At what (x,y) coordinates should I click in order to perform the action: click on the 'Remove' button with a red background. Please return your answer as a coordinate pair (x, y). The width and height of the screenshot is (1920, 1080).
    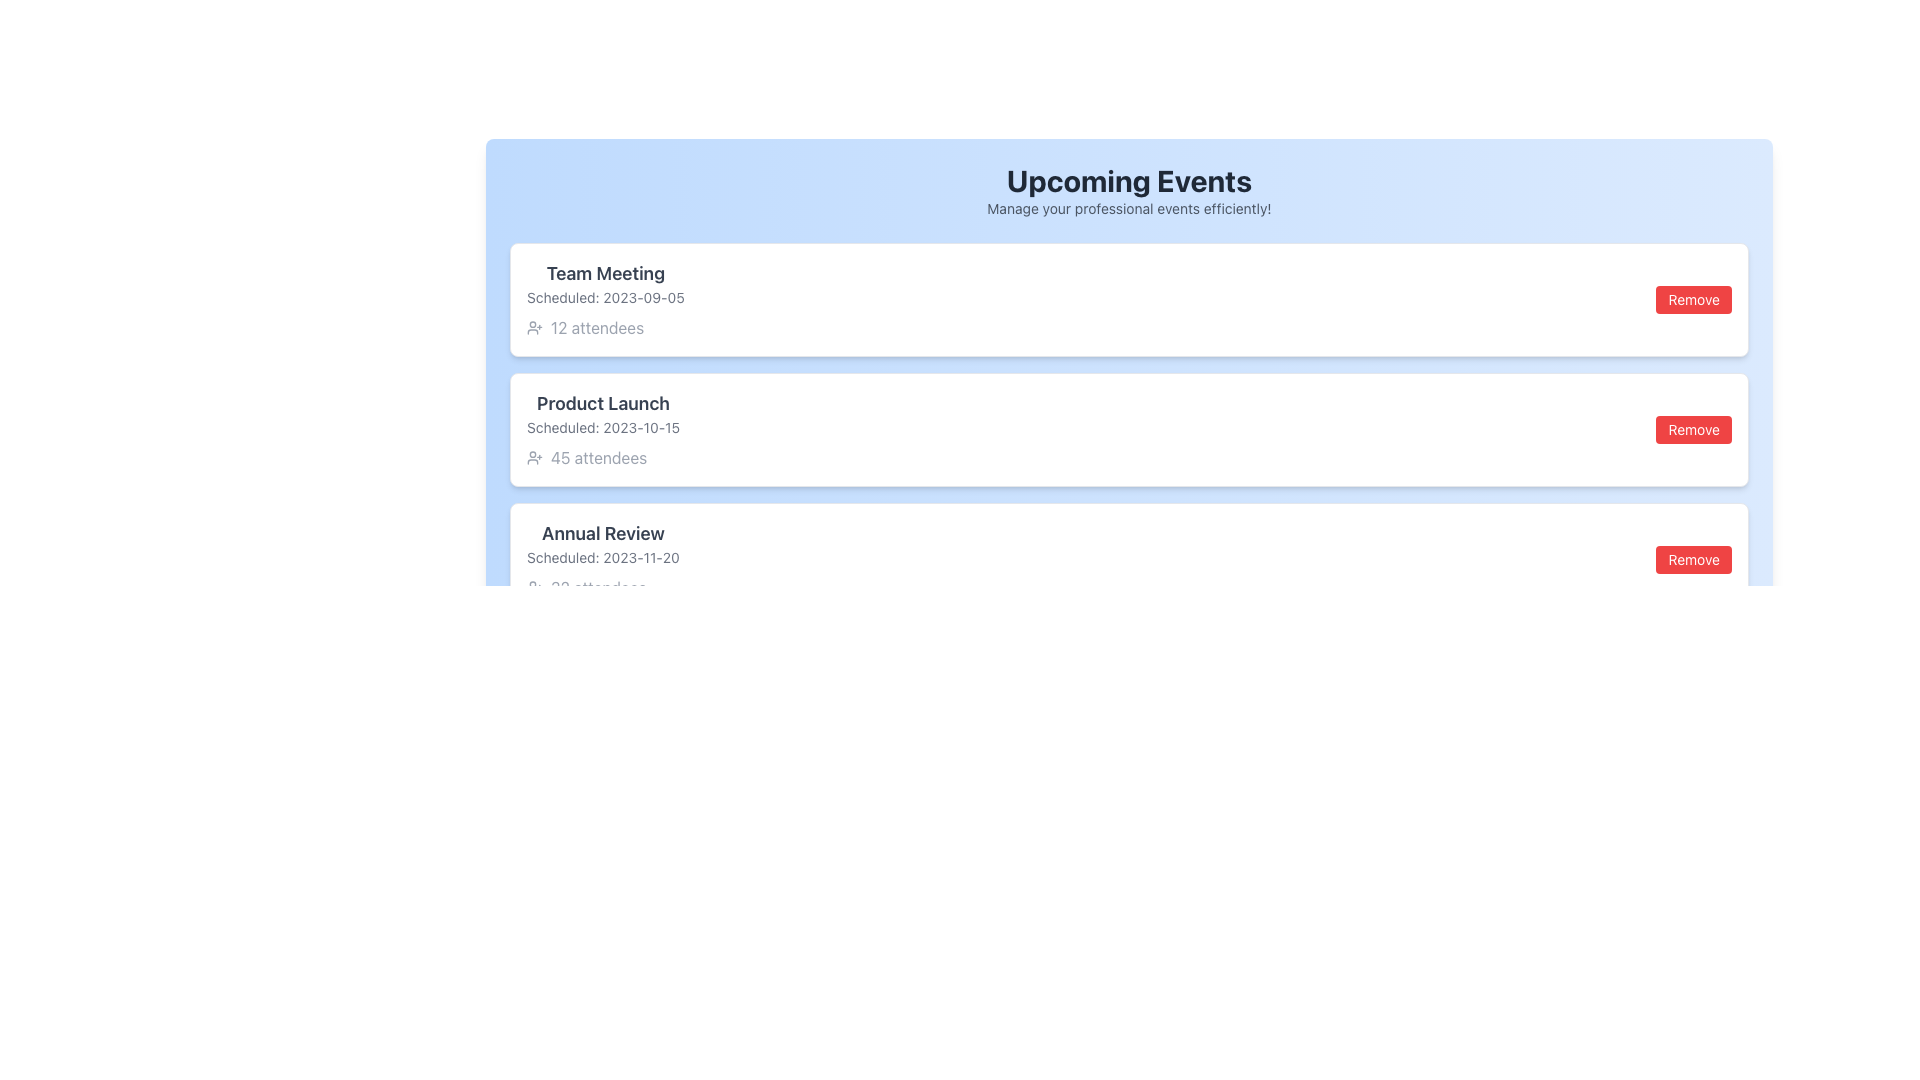
    Looking at the image, I should click on (1693, 300).